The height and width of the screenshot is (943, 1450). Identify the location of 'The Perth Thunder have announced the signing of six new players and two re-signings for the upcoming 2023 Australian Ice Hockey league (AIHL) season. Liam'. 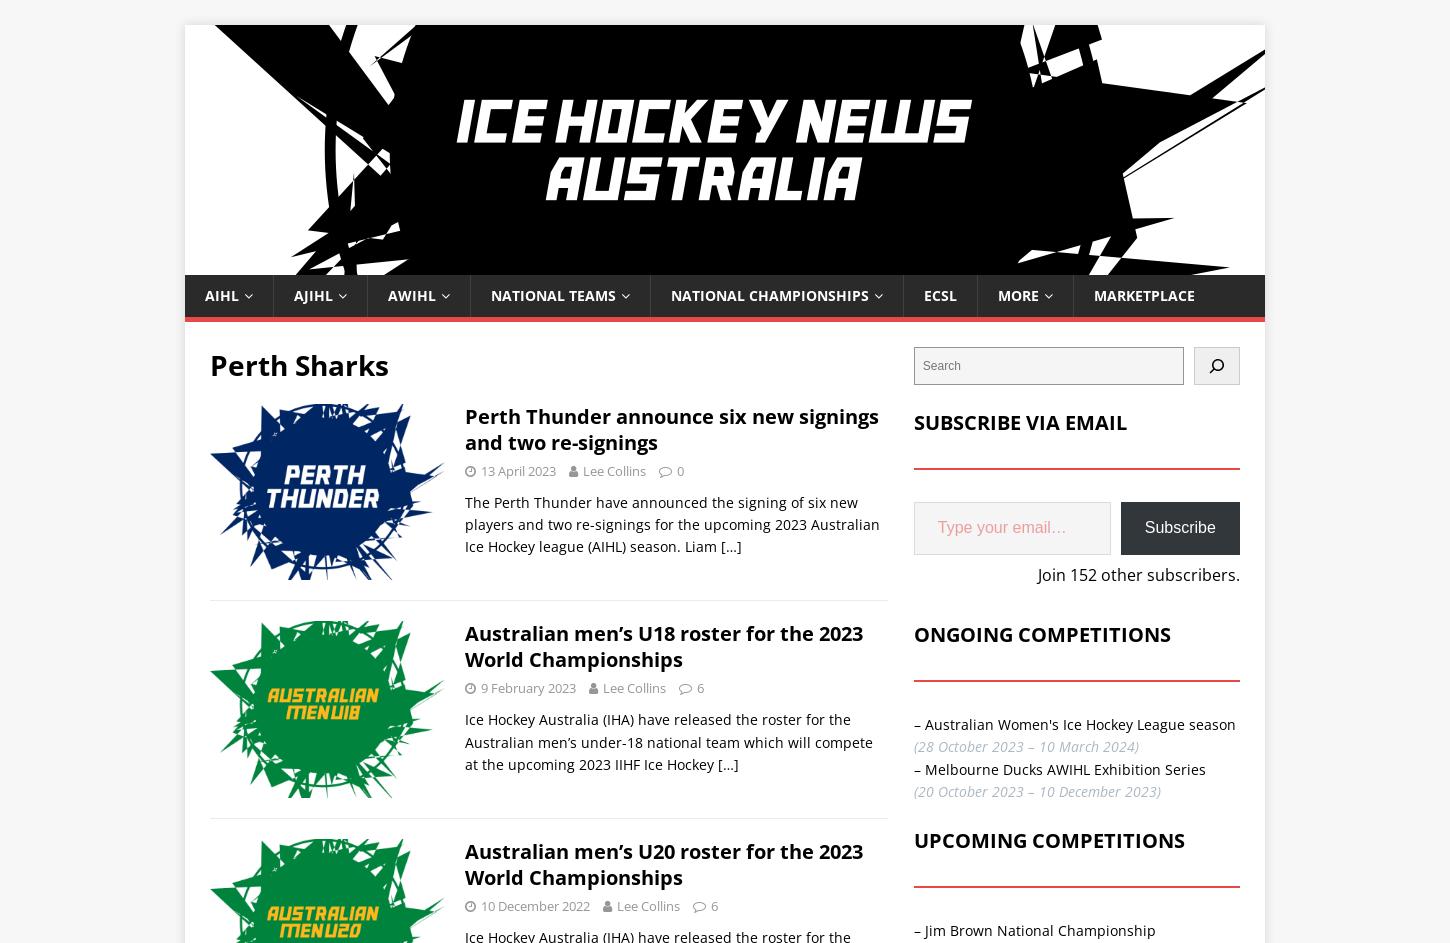
(671, 524).